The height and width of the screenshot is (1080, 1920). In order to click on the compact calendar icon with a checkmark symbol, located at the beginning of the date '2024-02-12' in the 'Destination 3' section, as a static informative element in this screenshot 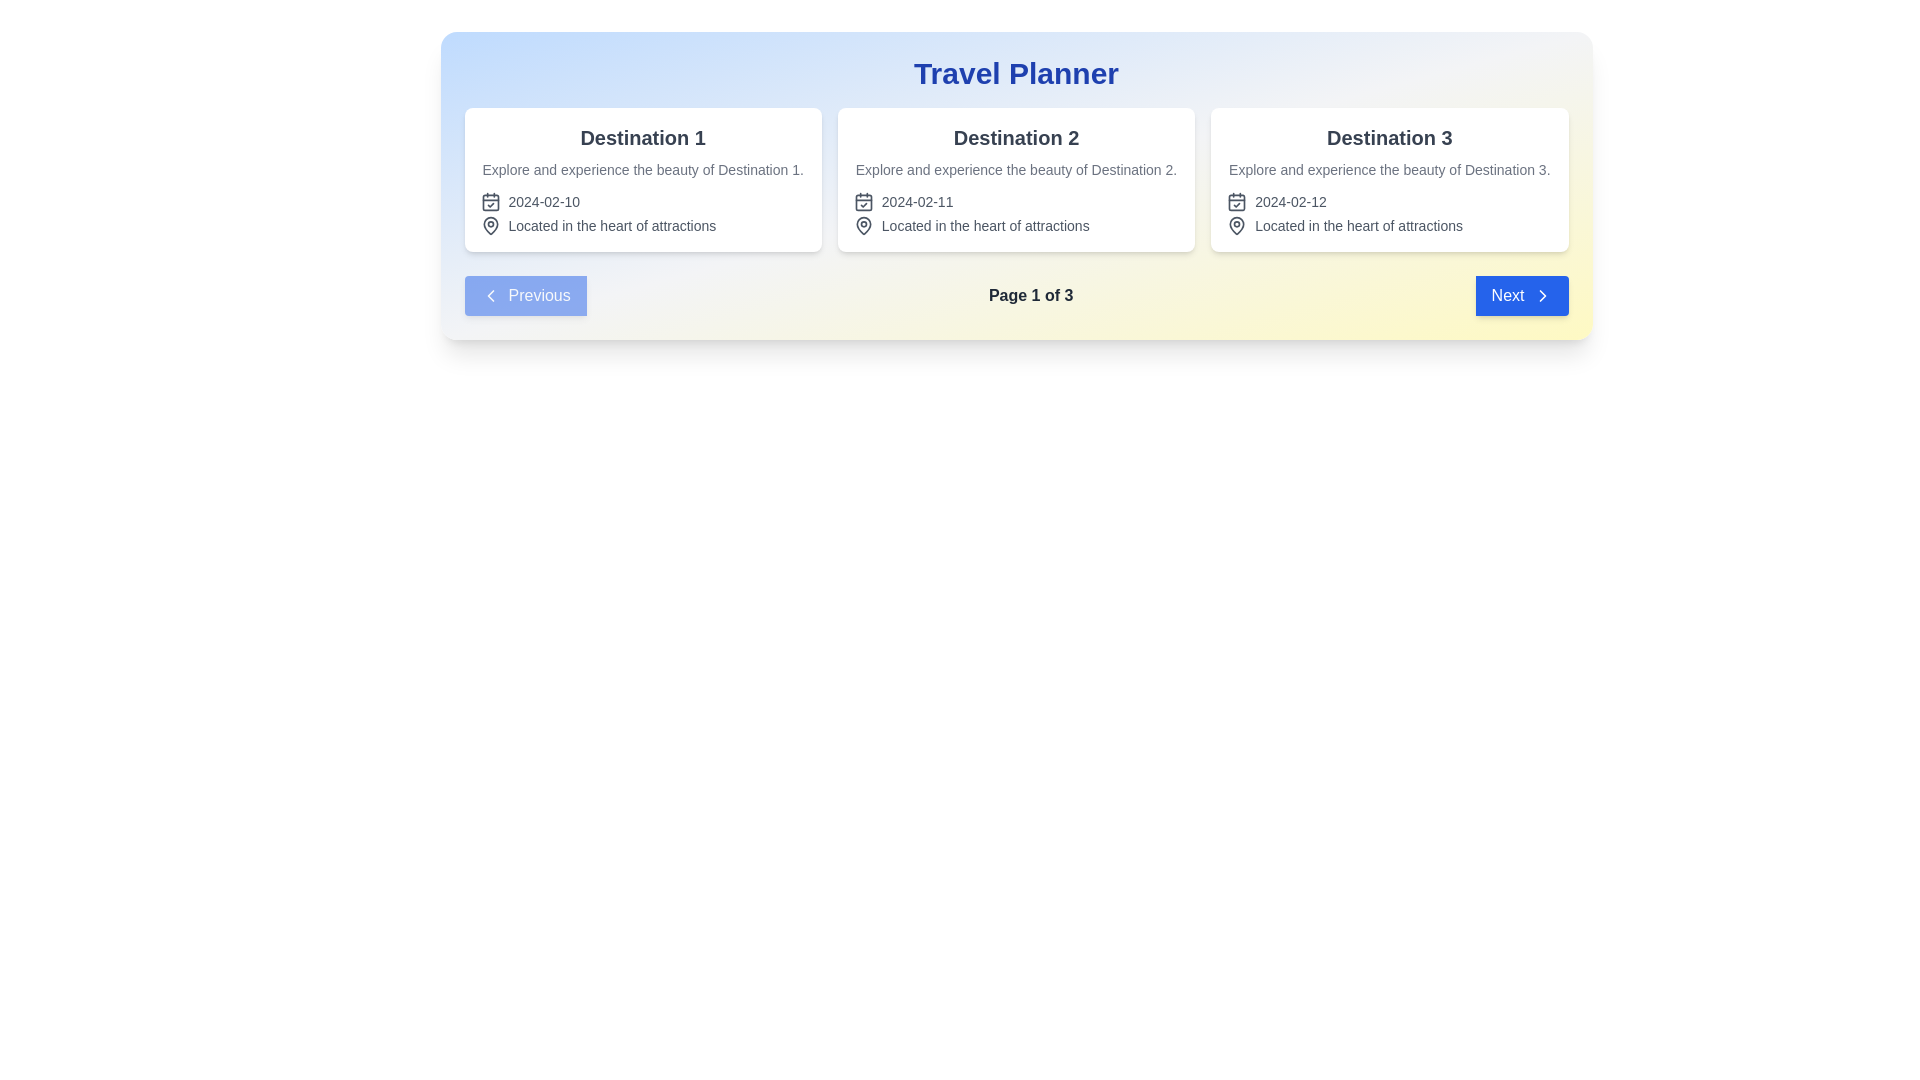, I will do `click(1236, 201)`.